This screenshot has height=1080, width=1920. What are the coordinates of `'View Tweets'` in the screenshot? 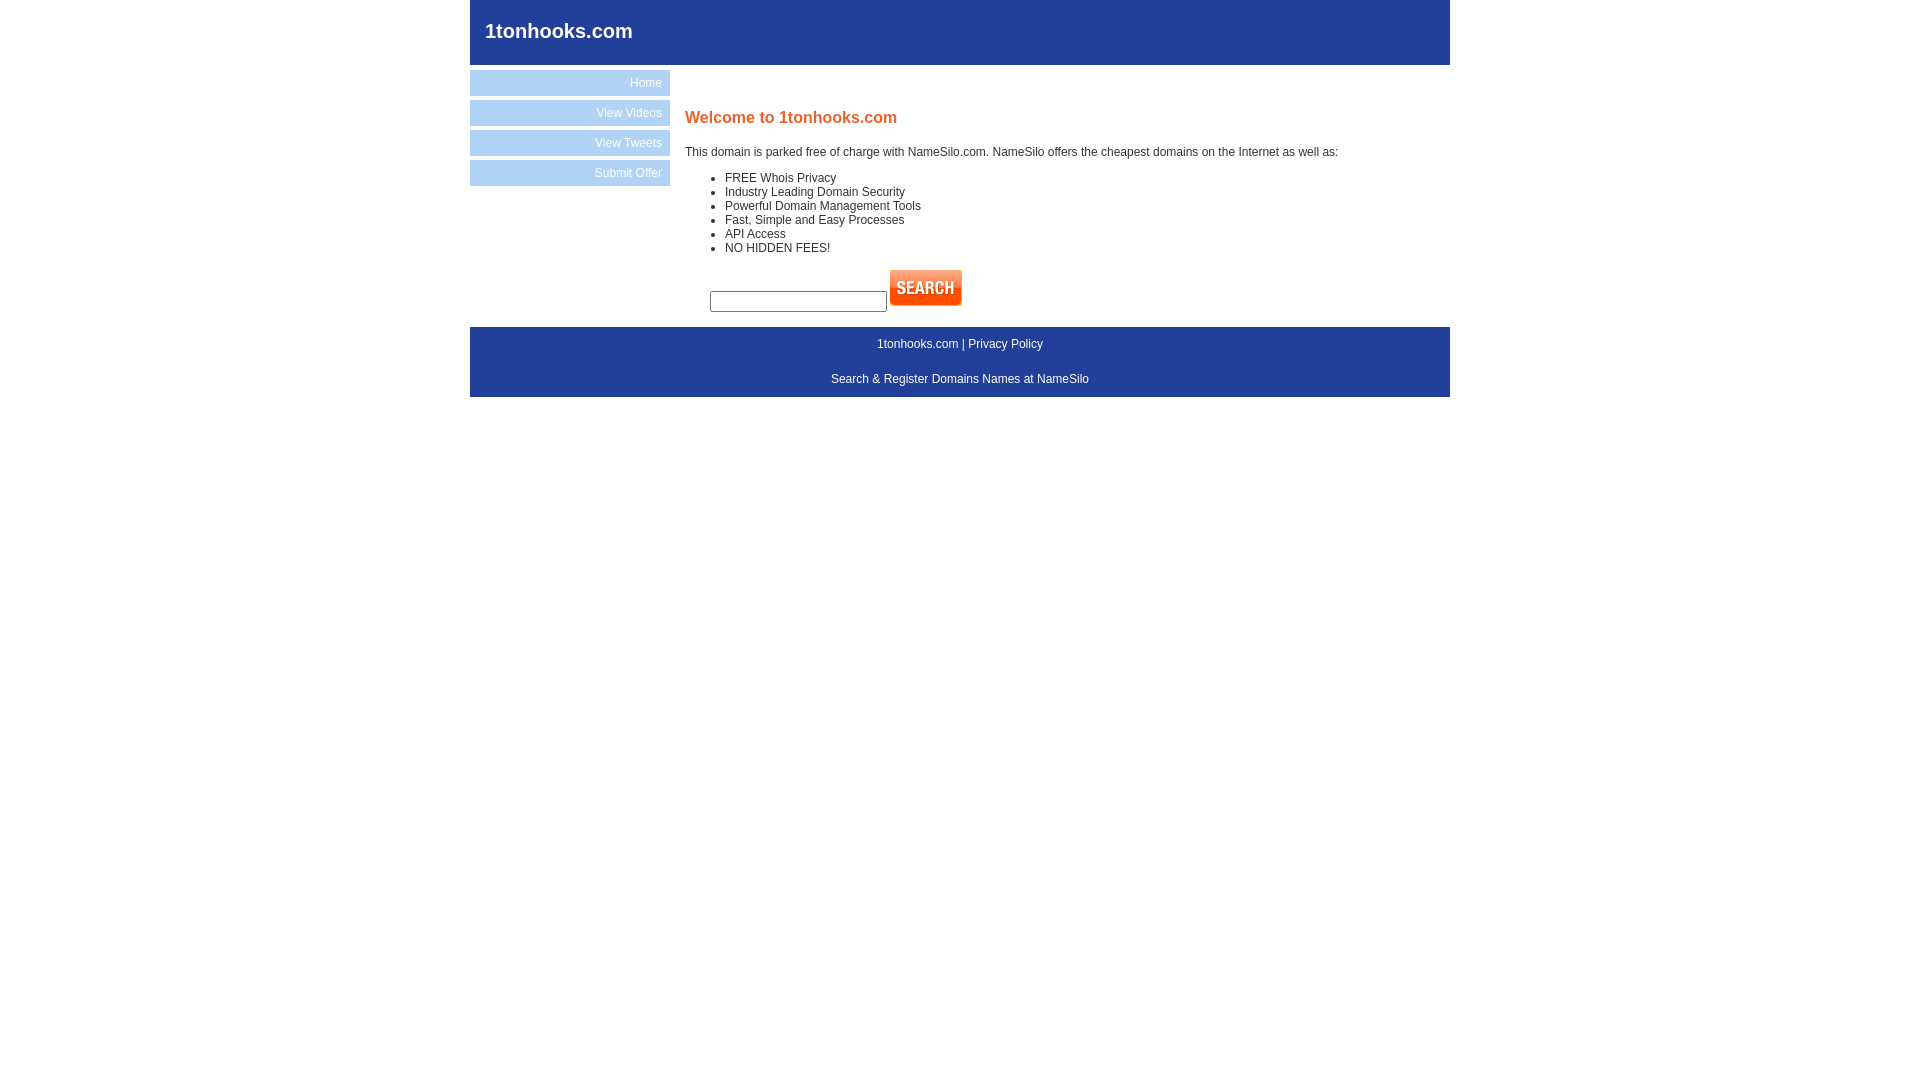 It's located at (569, 141).